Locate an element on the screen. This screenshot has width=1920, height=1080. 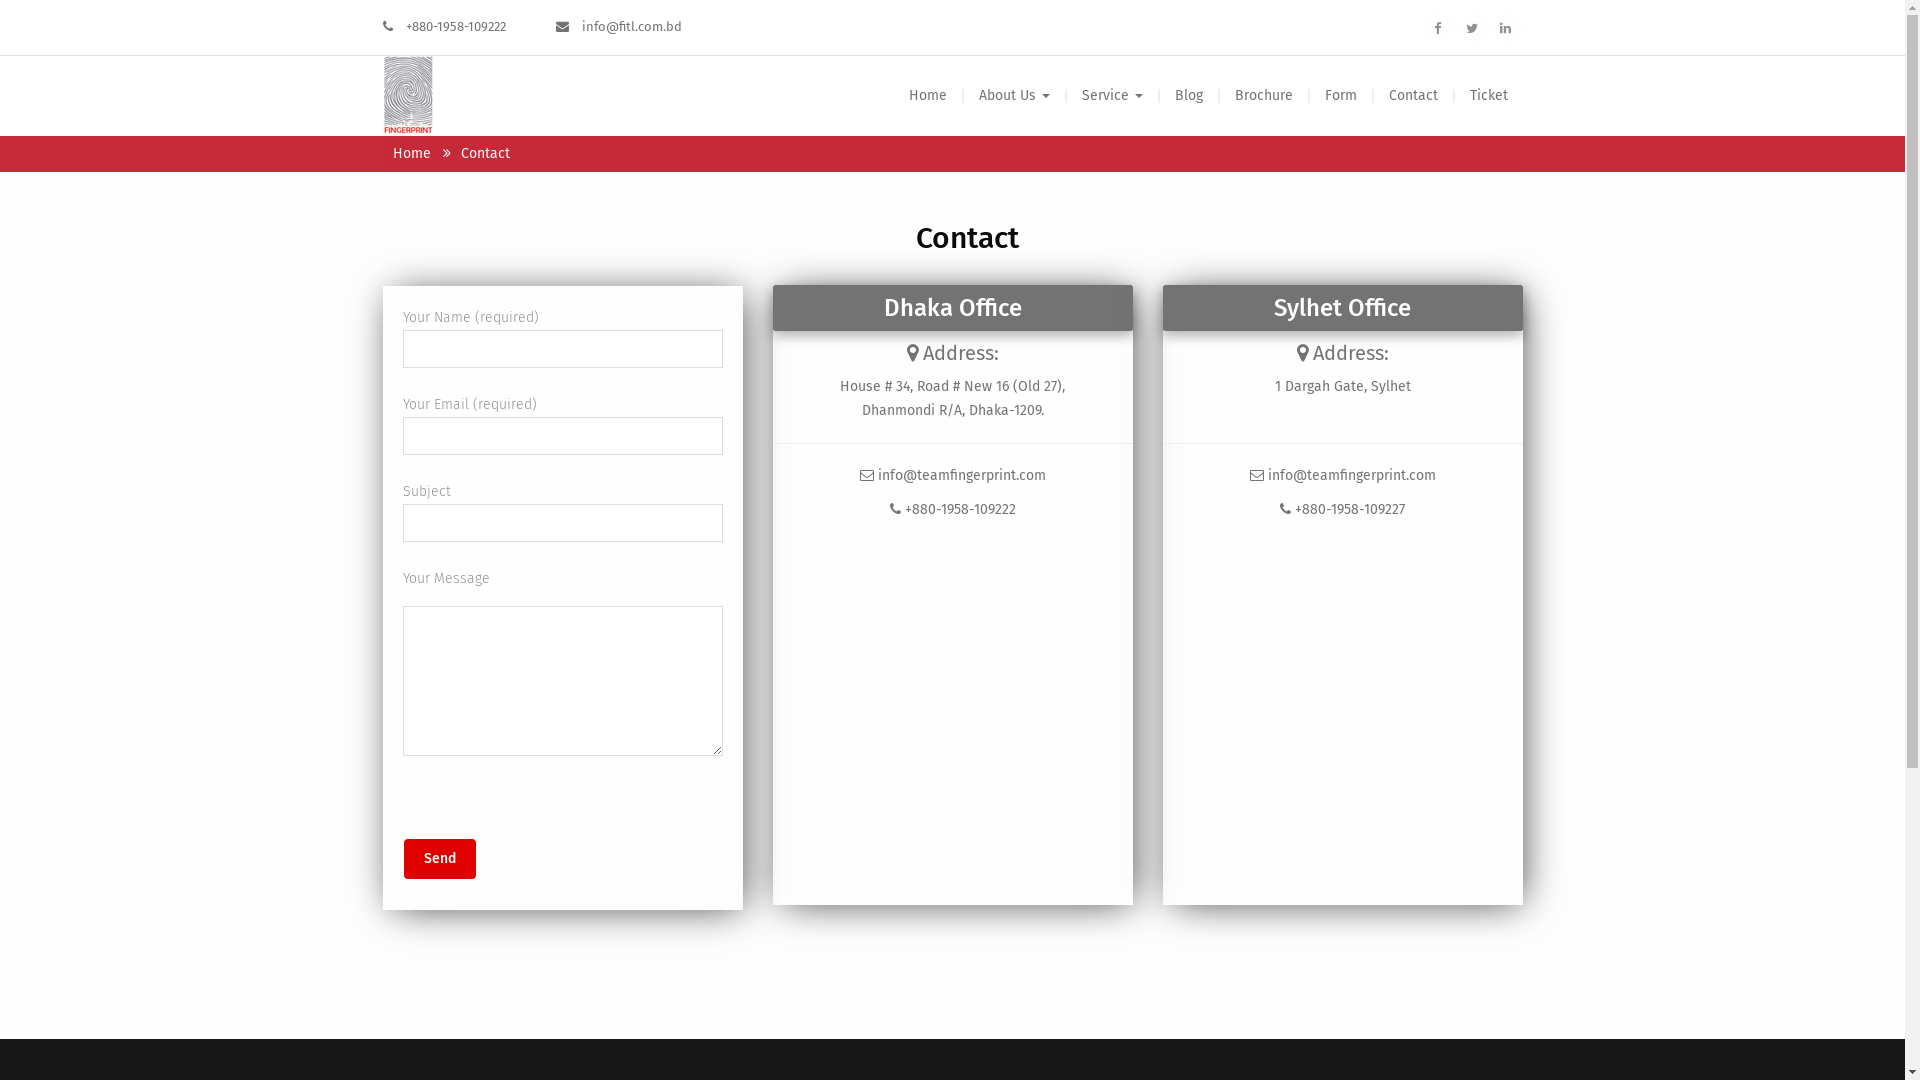
'Blog' is located at coordinates (1188, 96).